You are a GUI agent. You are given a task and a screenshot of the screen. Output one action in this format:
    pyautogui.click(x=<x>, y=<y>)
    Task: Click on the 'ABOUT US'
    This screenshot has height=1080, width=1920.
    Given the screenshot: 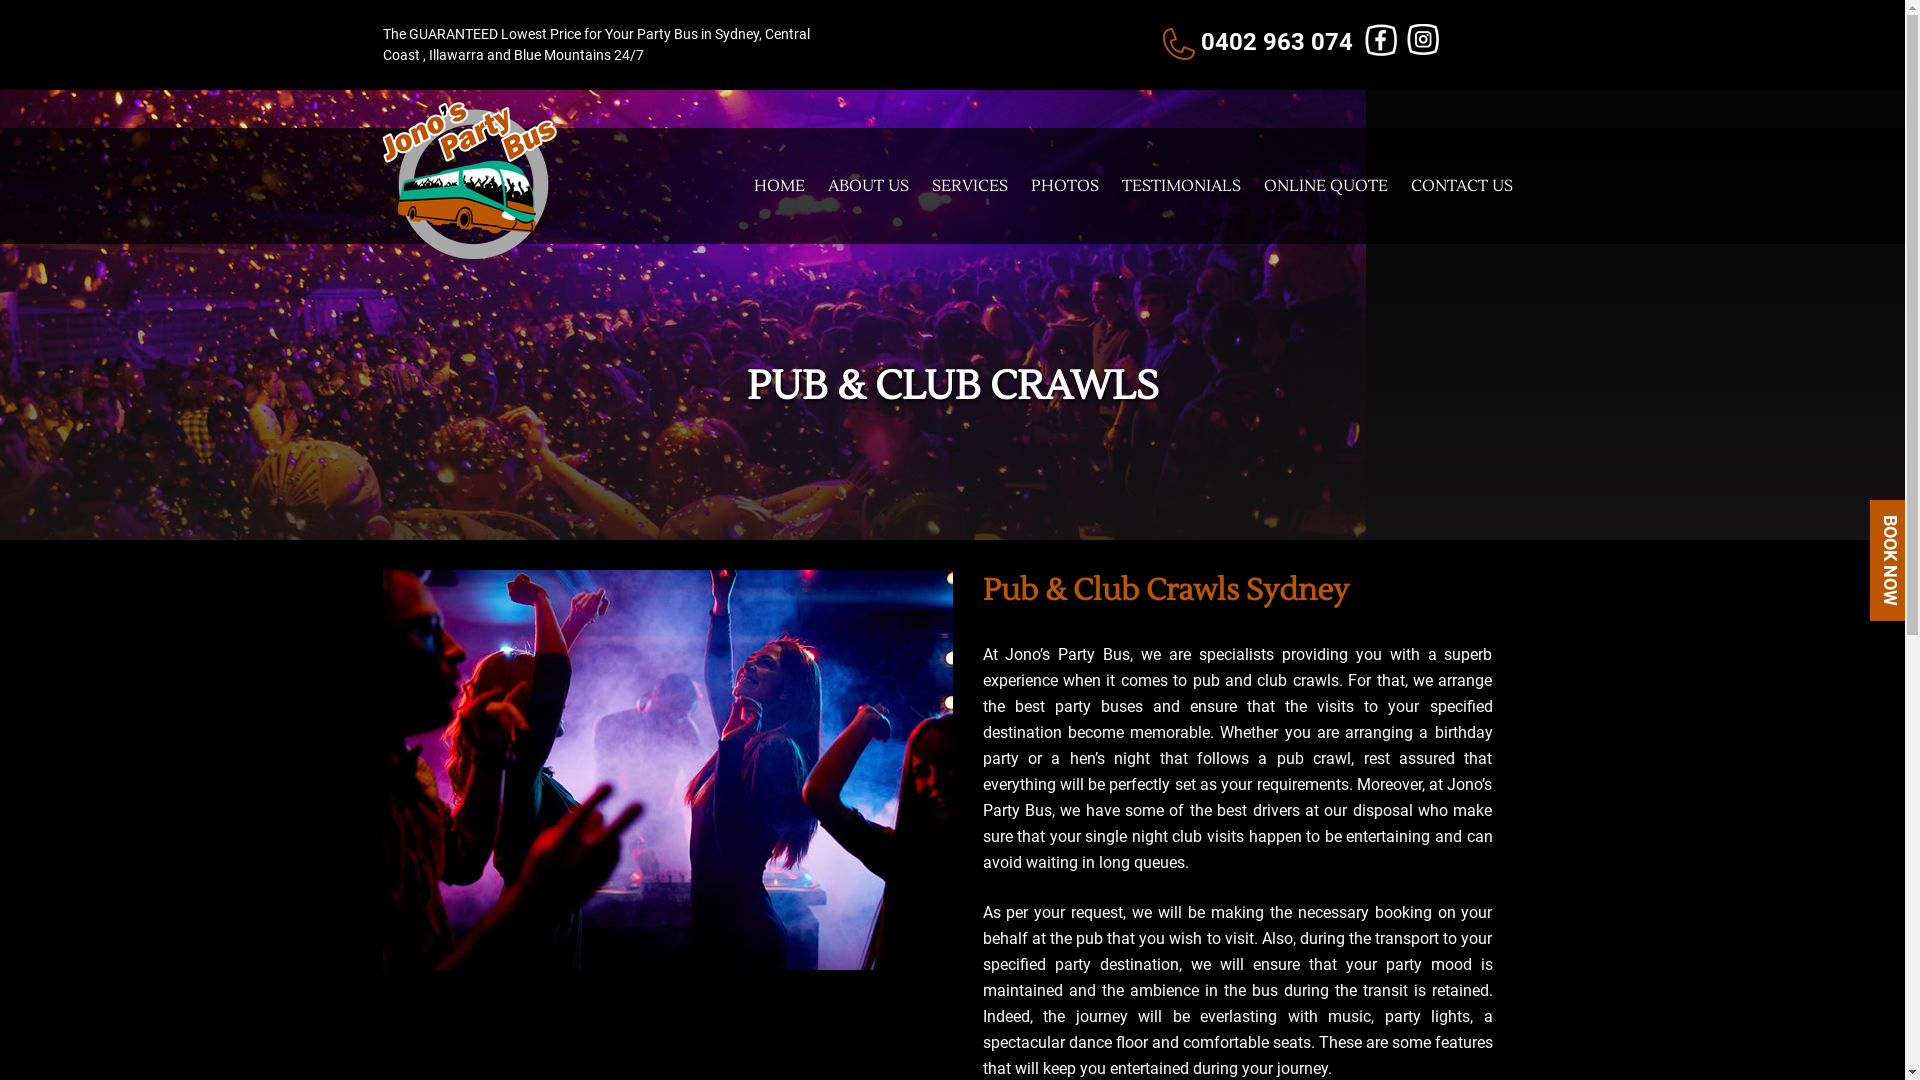 What is the action you would take?
    pyautogui.click(x=868, y=185)
    